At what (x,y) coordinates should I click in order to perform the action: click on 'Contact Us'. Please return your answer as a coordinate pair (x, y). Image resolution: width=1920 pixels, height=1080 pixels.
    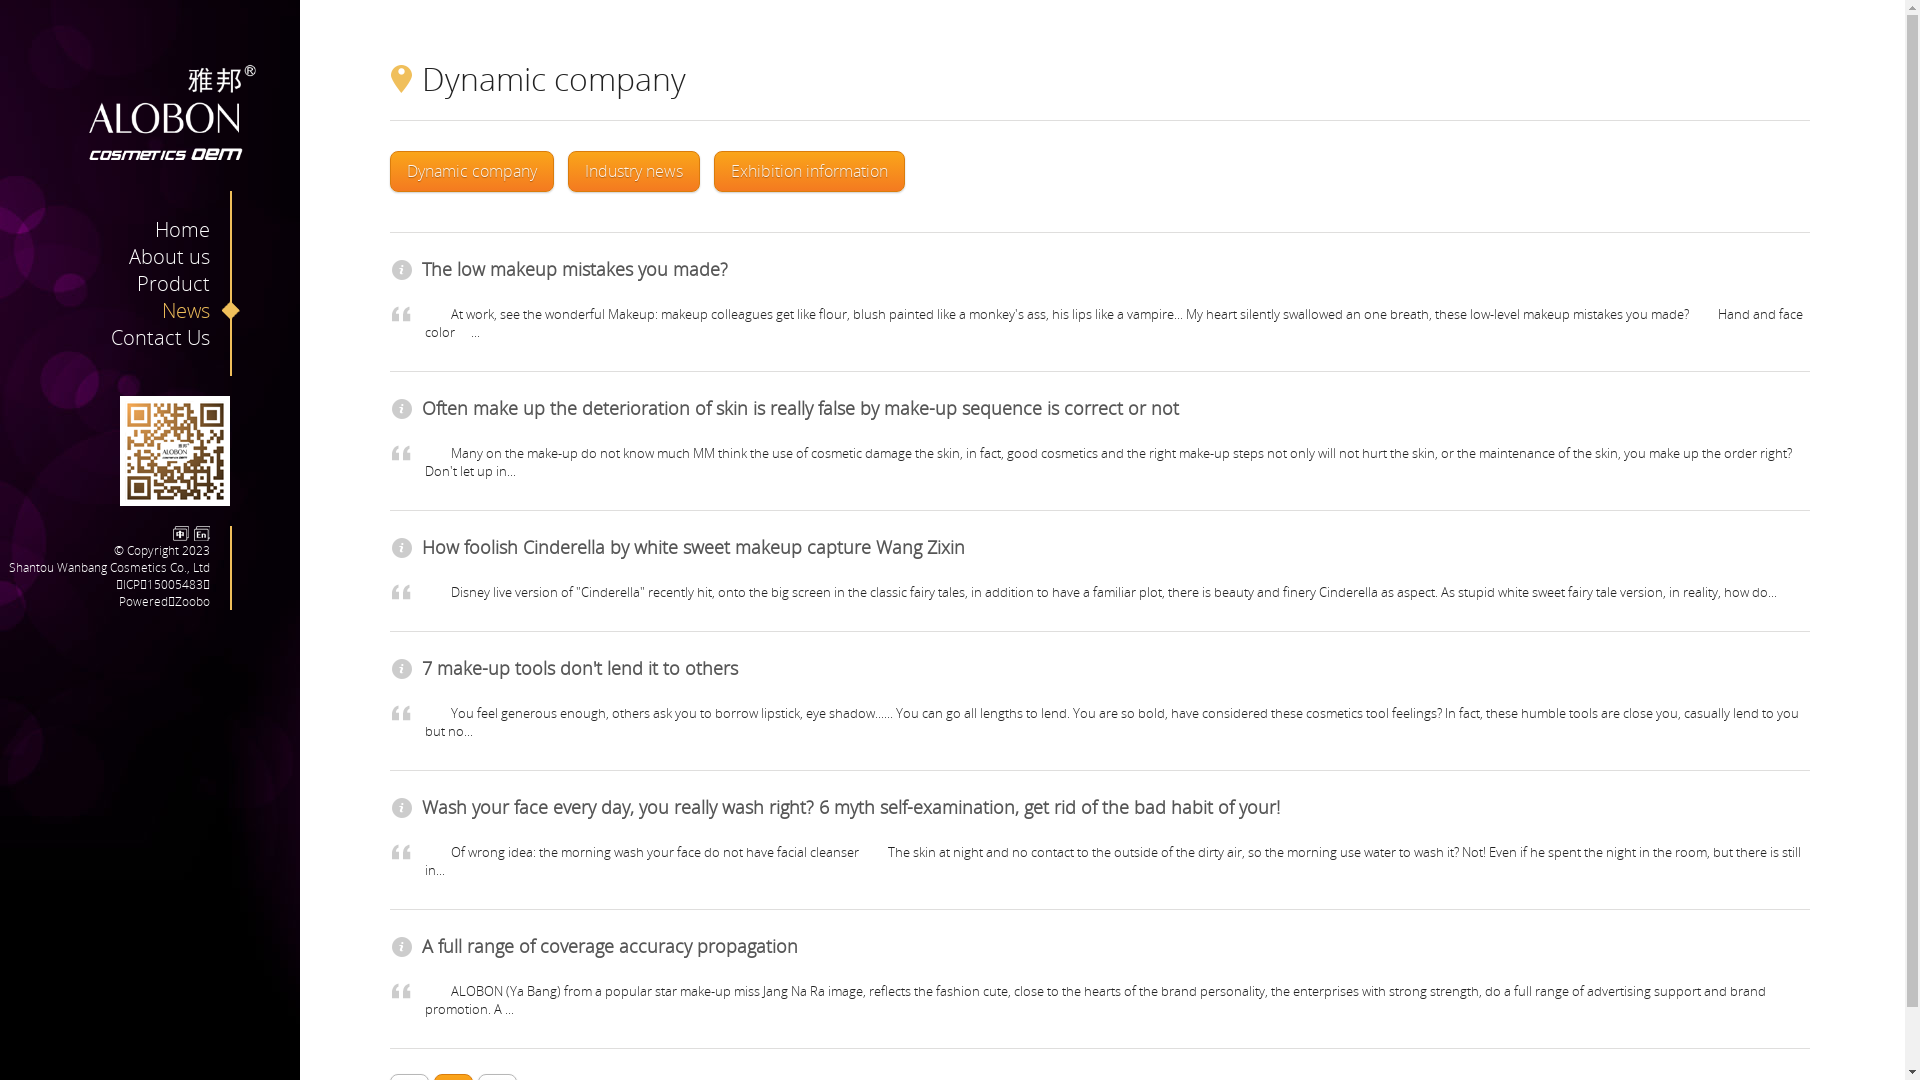
    Looking at the image, I should click on (175, 336).